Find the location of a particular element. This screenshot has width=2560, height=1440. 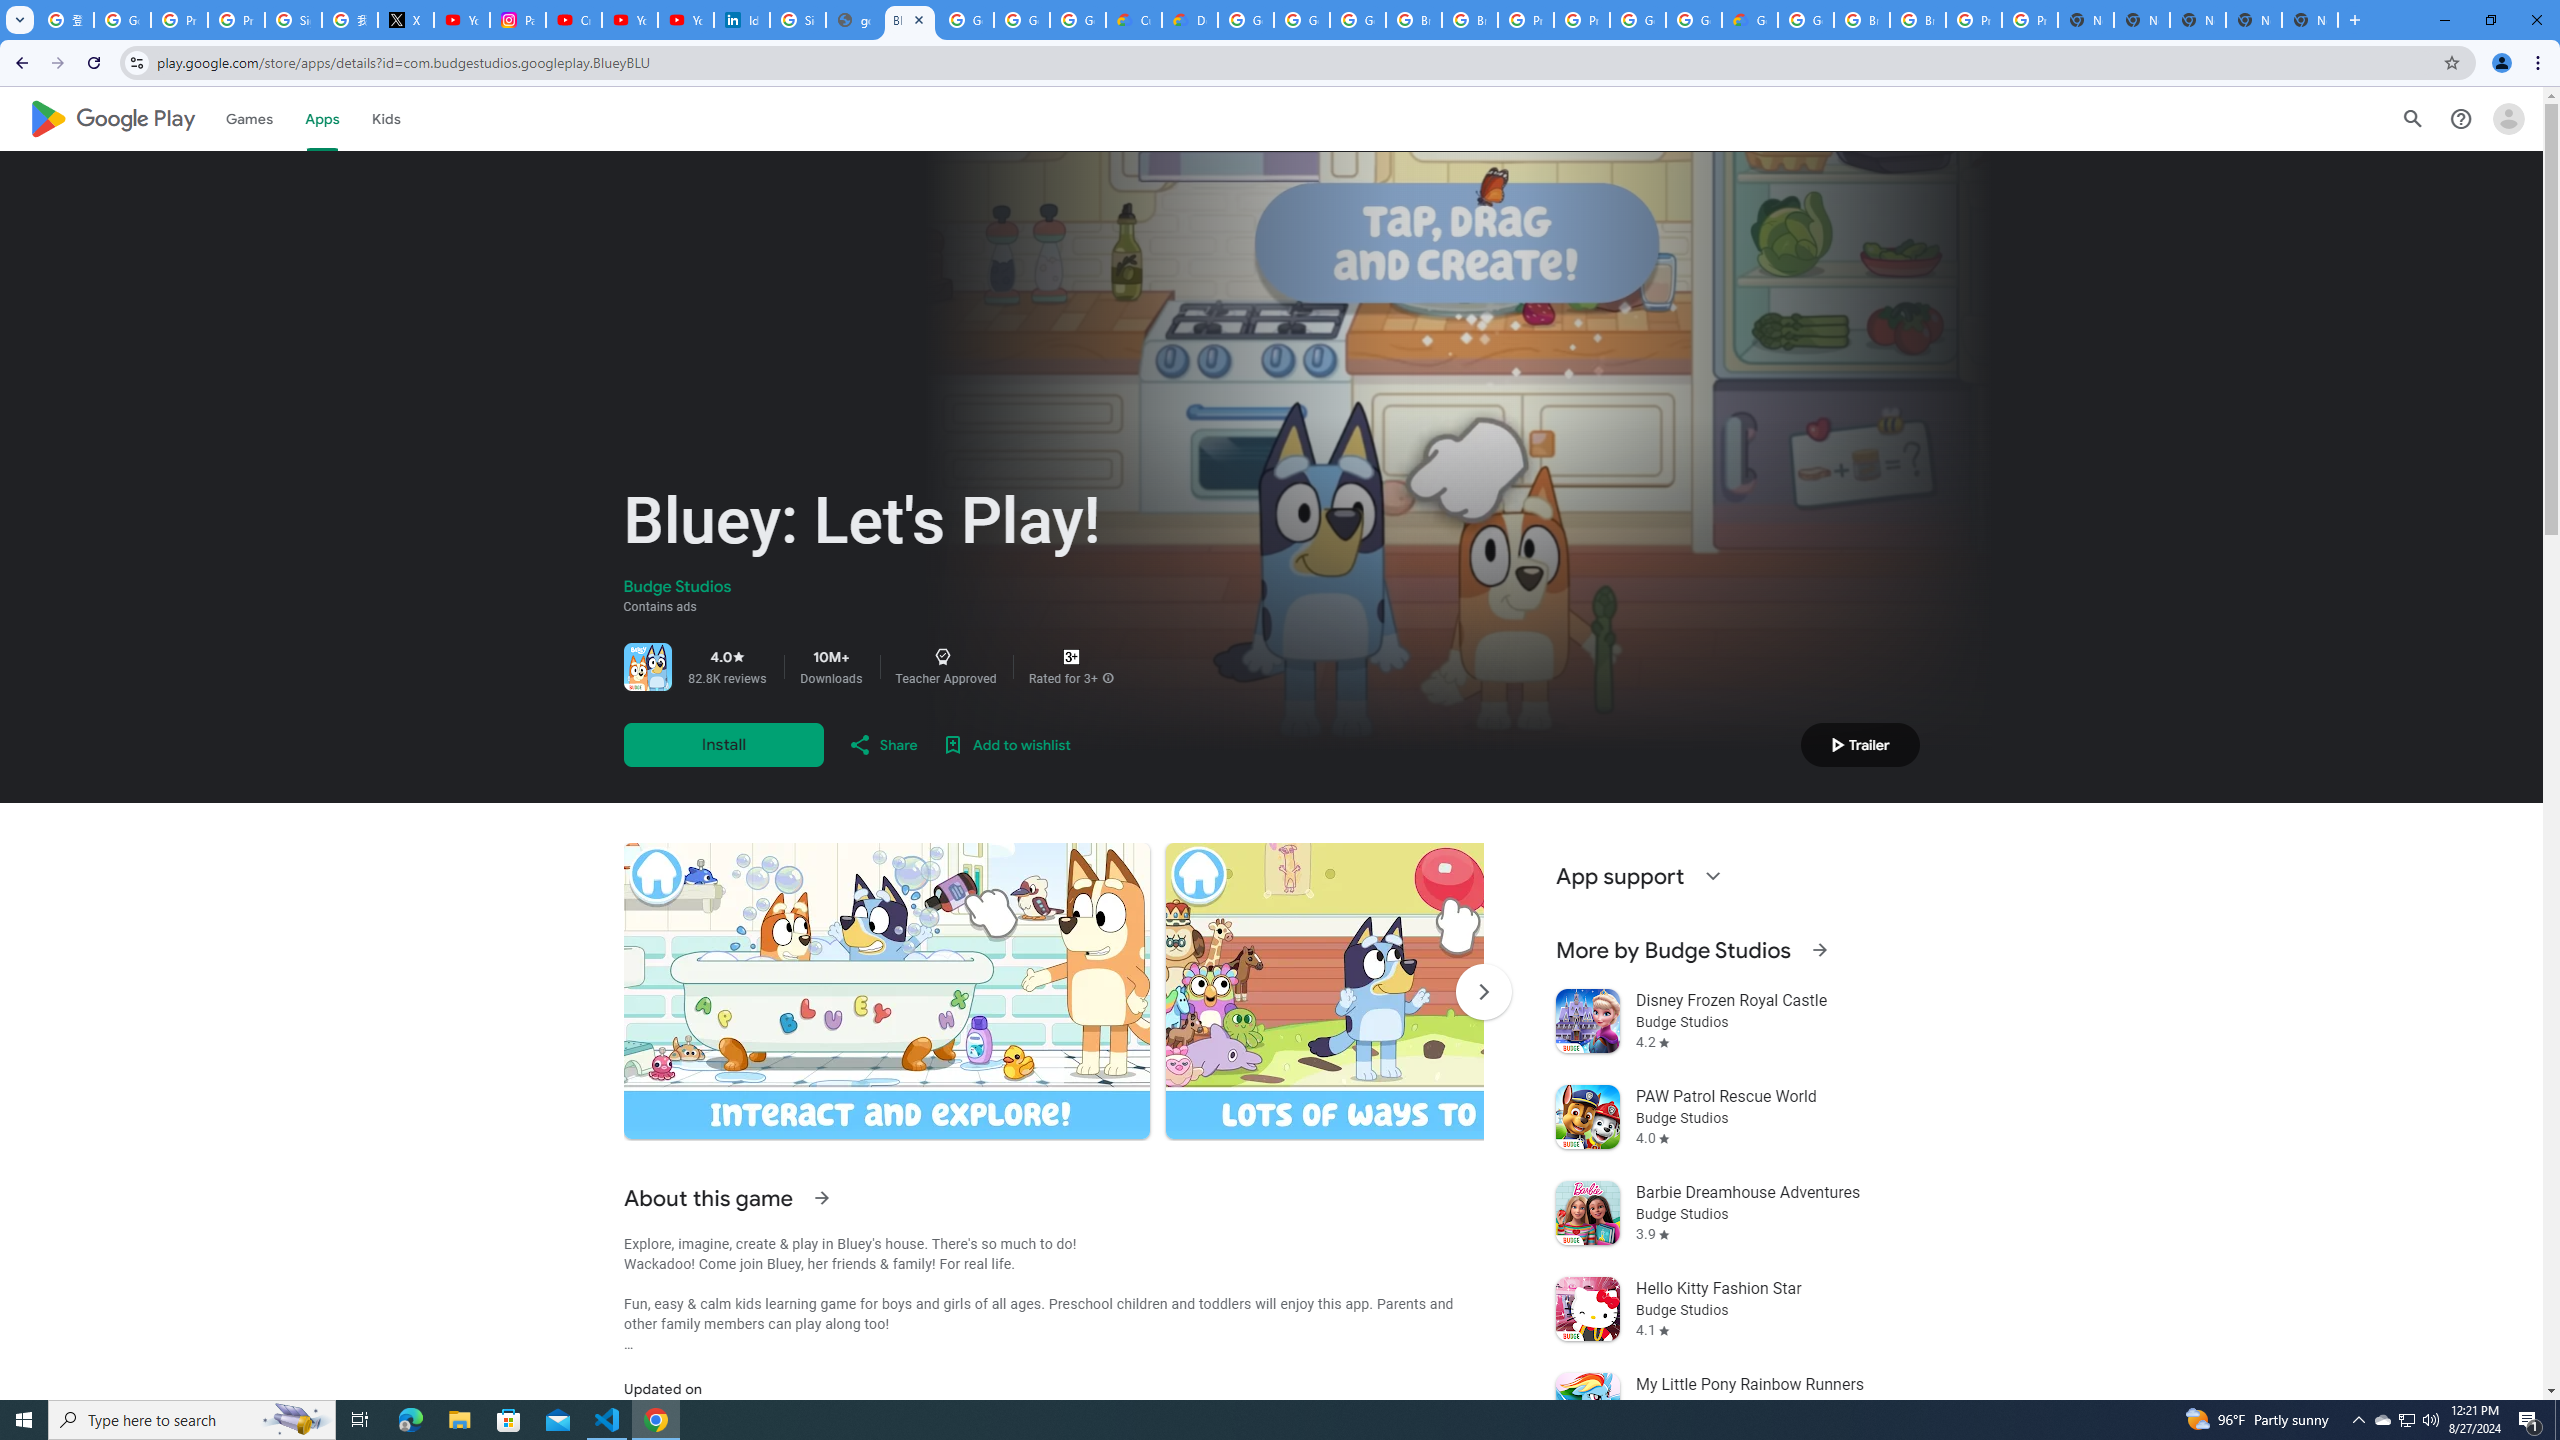

'Open account menu' is located at coordinates (2507, 118).